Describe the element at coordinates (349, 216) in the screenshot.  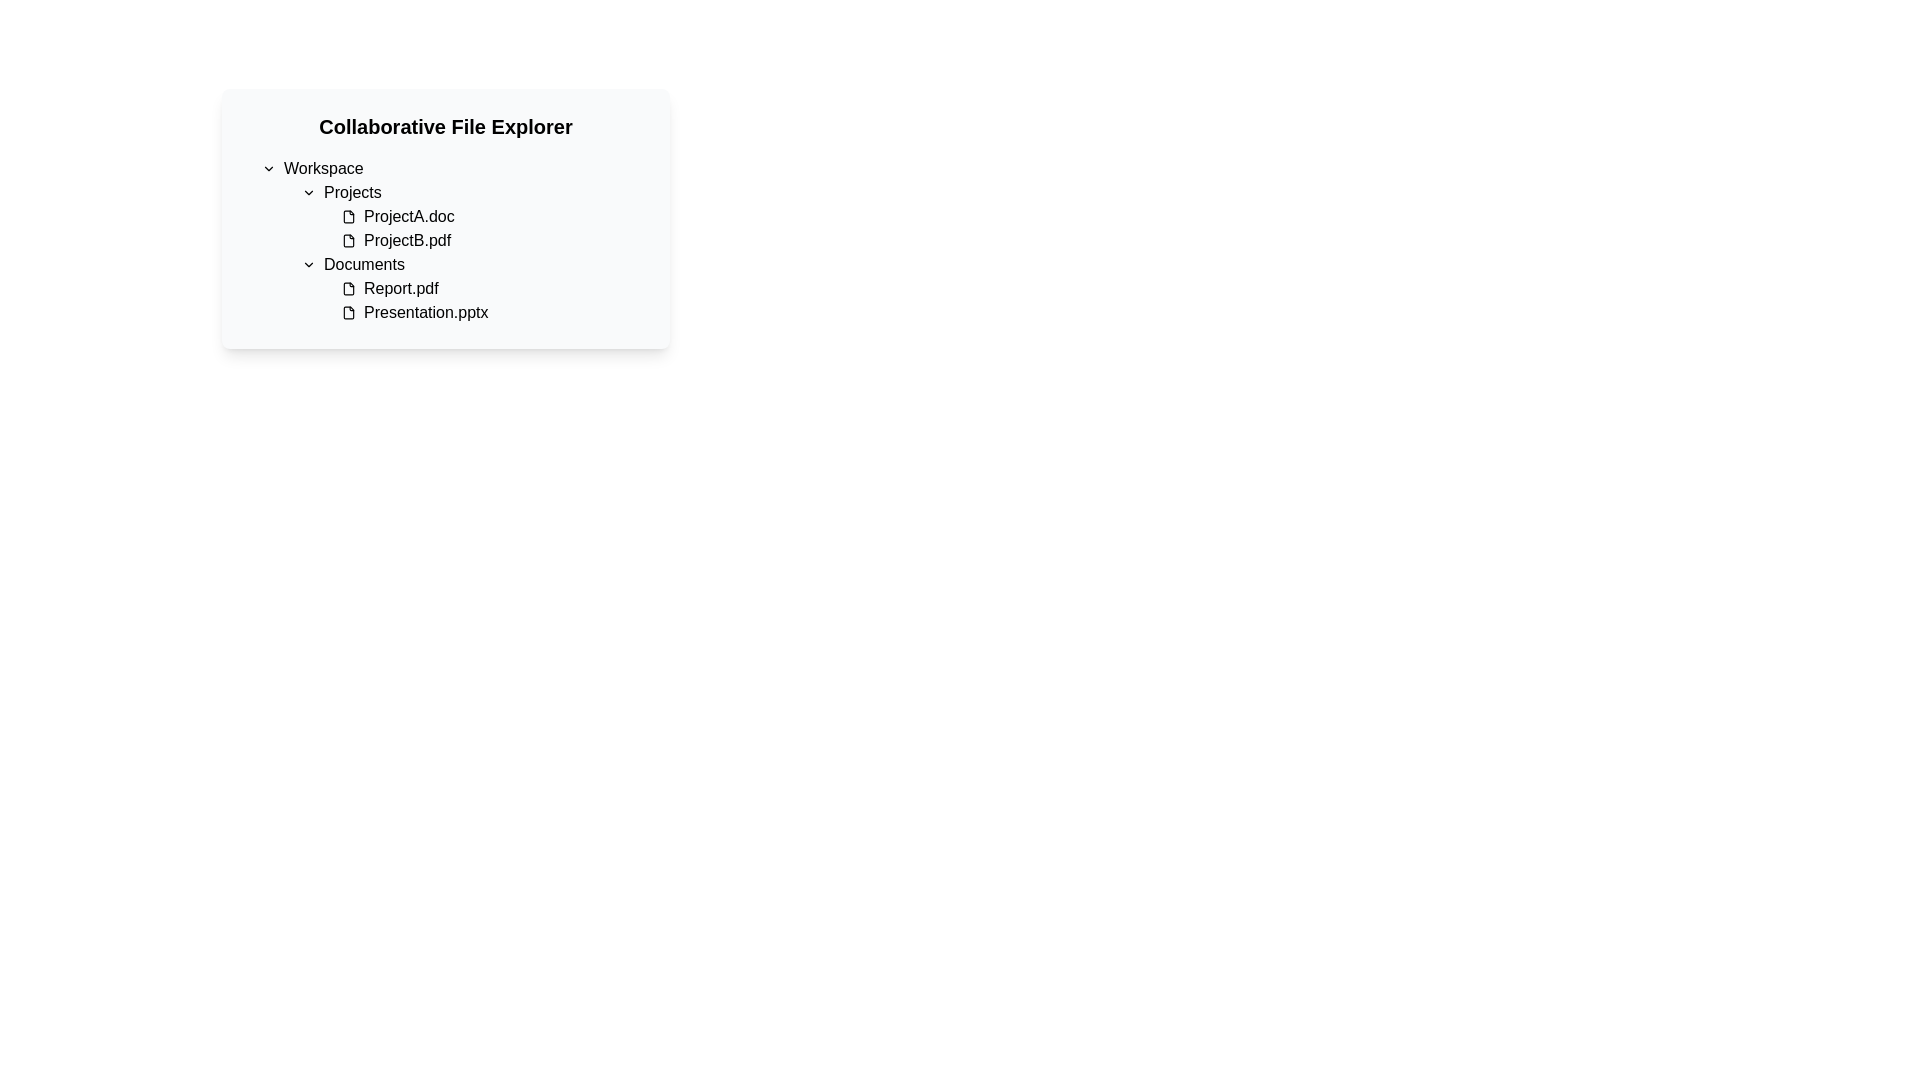
I see `the small black file icon located to the left of the label 'ProjectA.doc' in the 'Projects' section of the file explorer interface` at that location.